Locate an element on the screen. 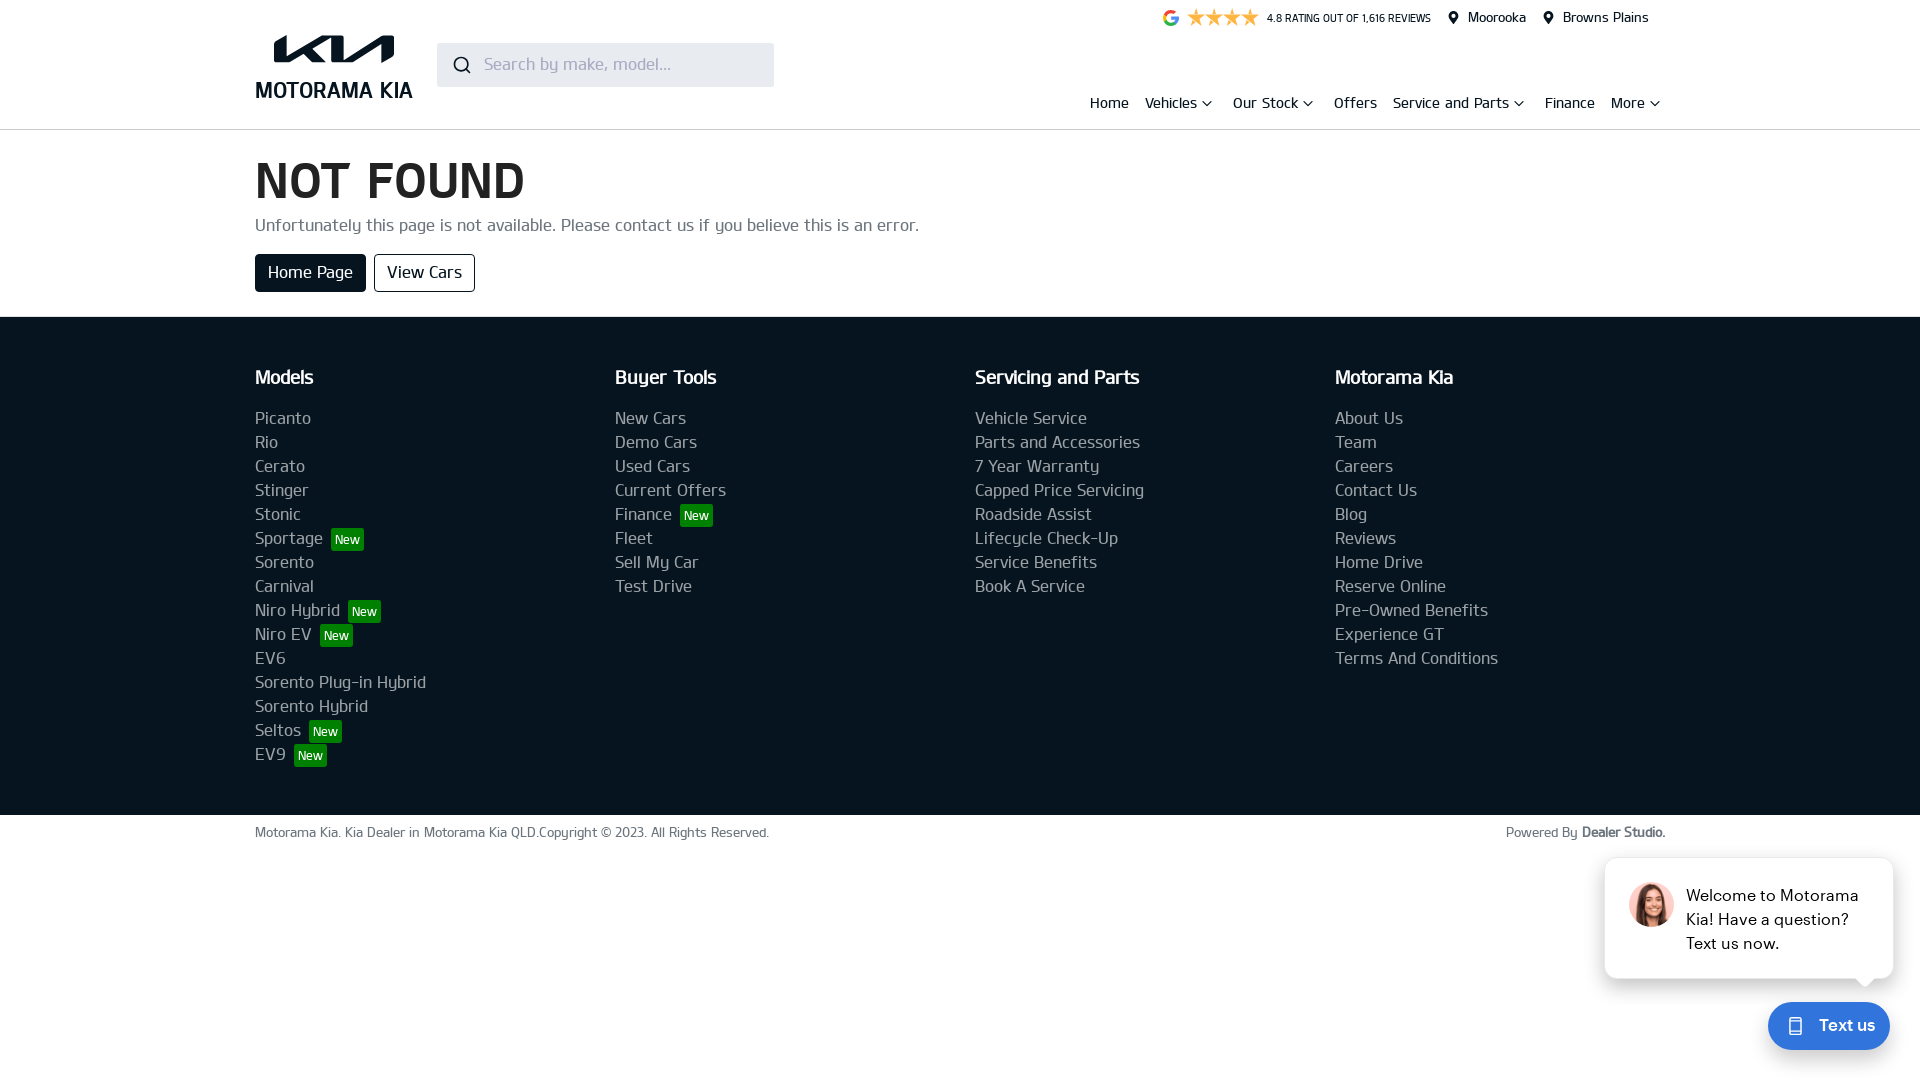 Image resolution: width=1920 pixels, height=1080 pixels. 'Rio' is located at coordinates (265, 441).